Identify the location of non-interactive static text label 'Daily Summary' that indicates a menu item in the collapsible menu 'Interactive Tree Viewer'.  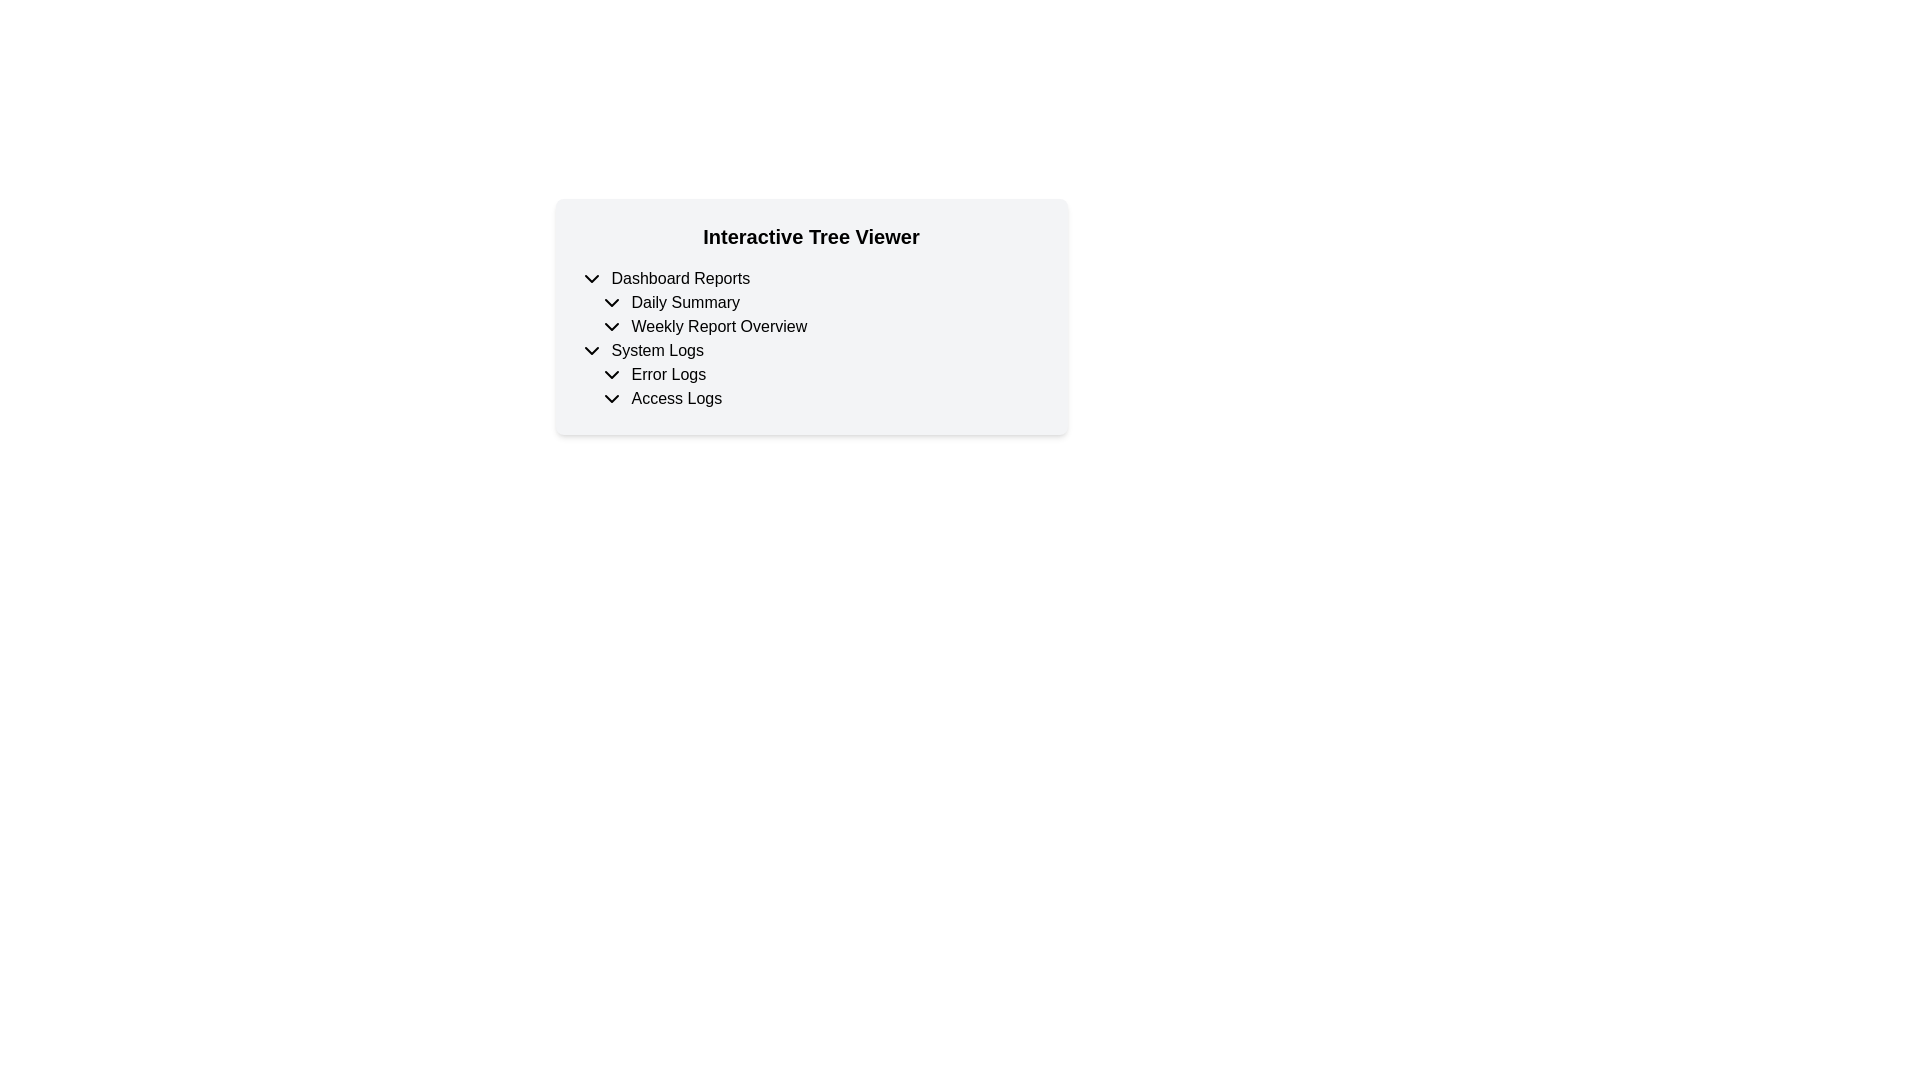
(685, 303).